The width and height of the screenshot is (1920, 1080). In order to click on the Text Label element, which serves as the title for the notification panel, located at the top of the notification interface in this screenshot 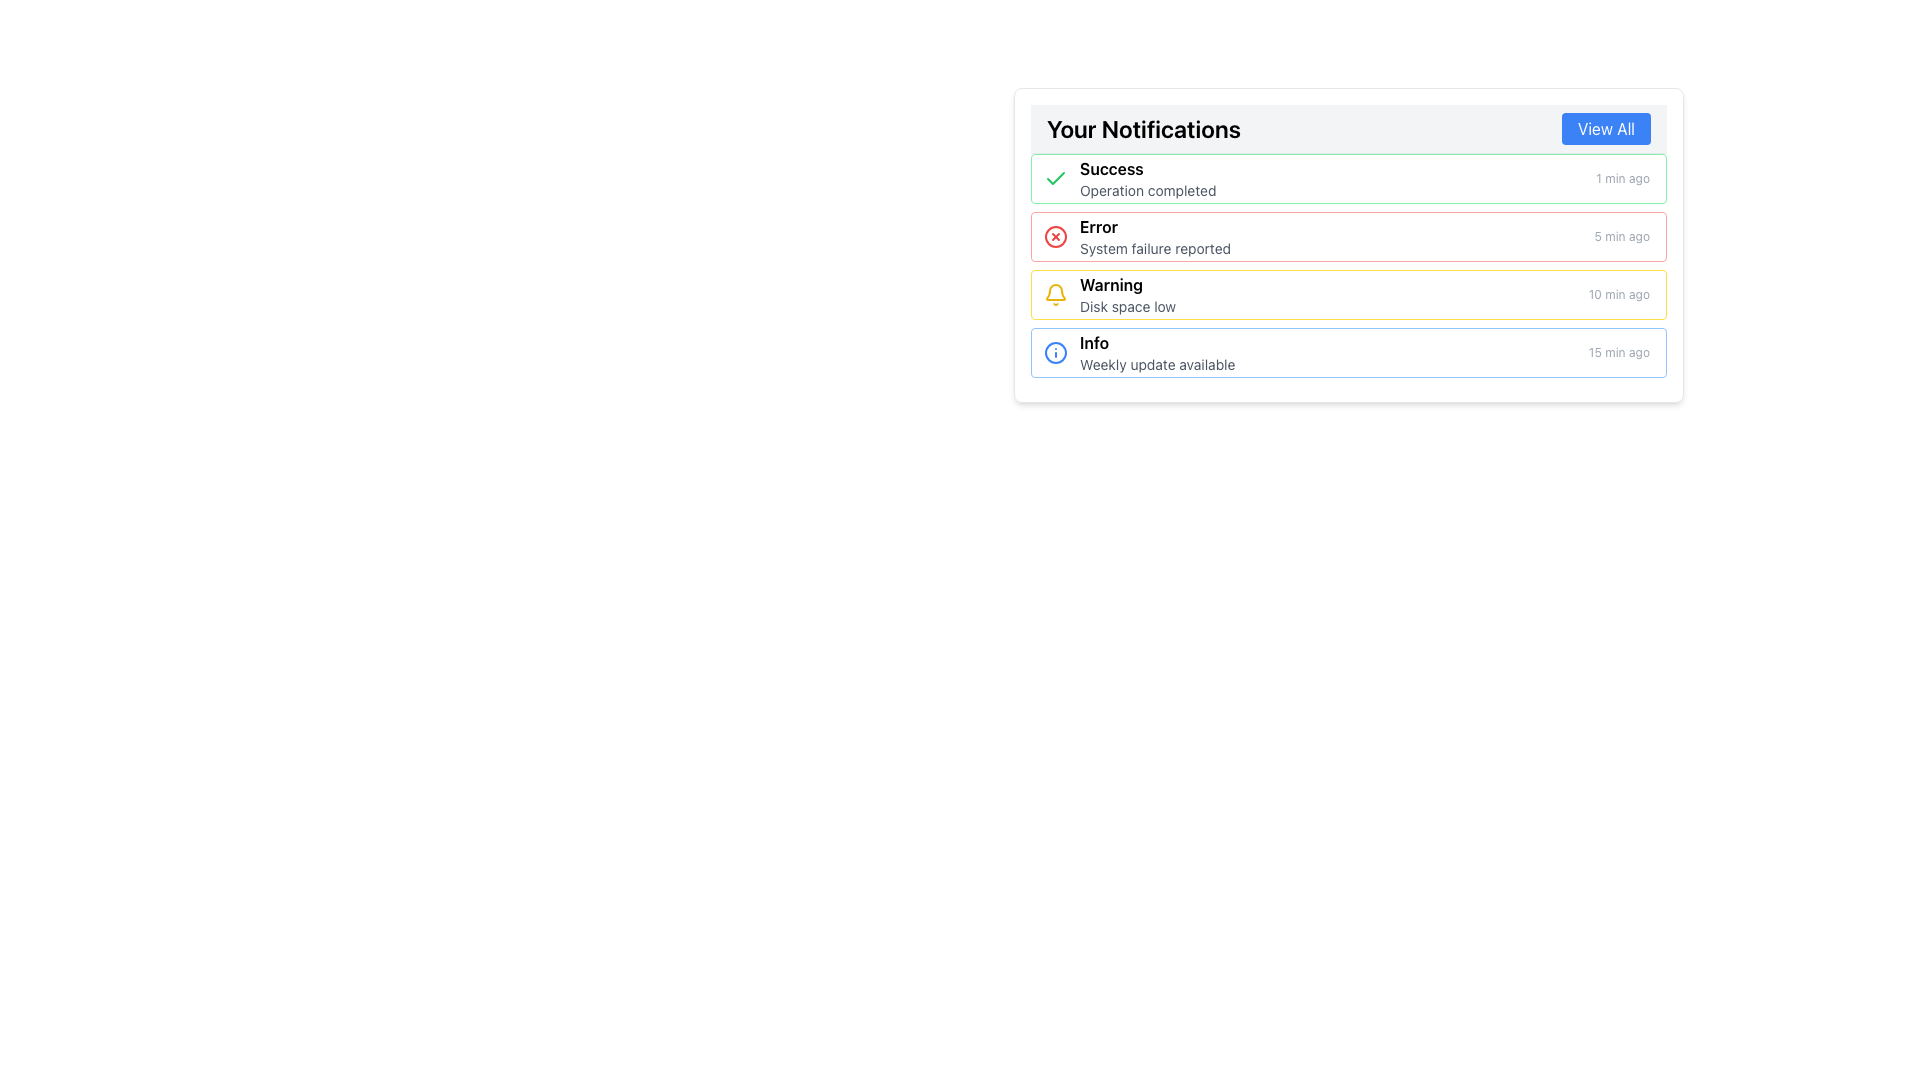, I will do `click(1143, 128)`.